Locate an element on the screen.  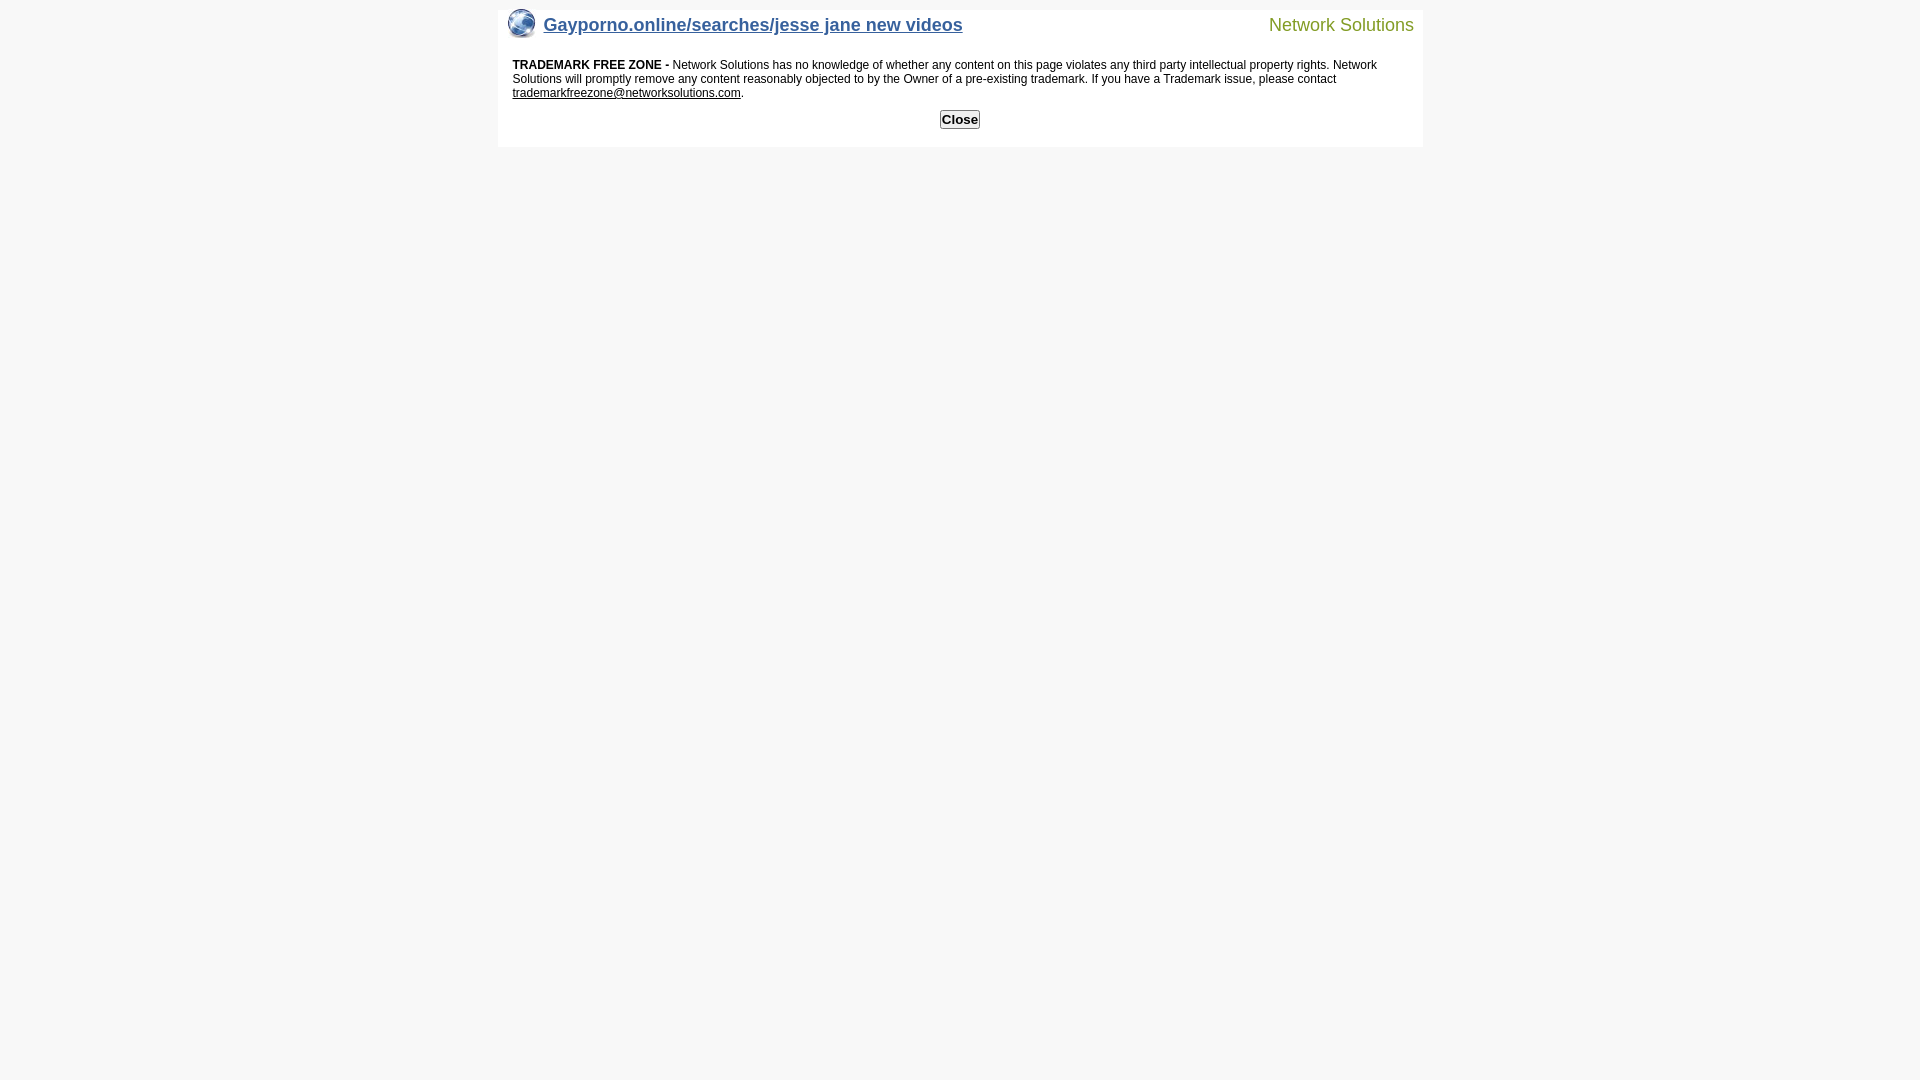
'Close' is located at coordinates (960, 119).